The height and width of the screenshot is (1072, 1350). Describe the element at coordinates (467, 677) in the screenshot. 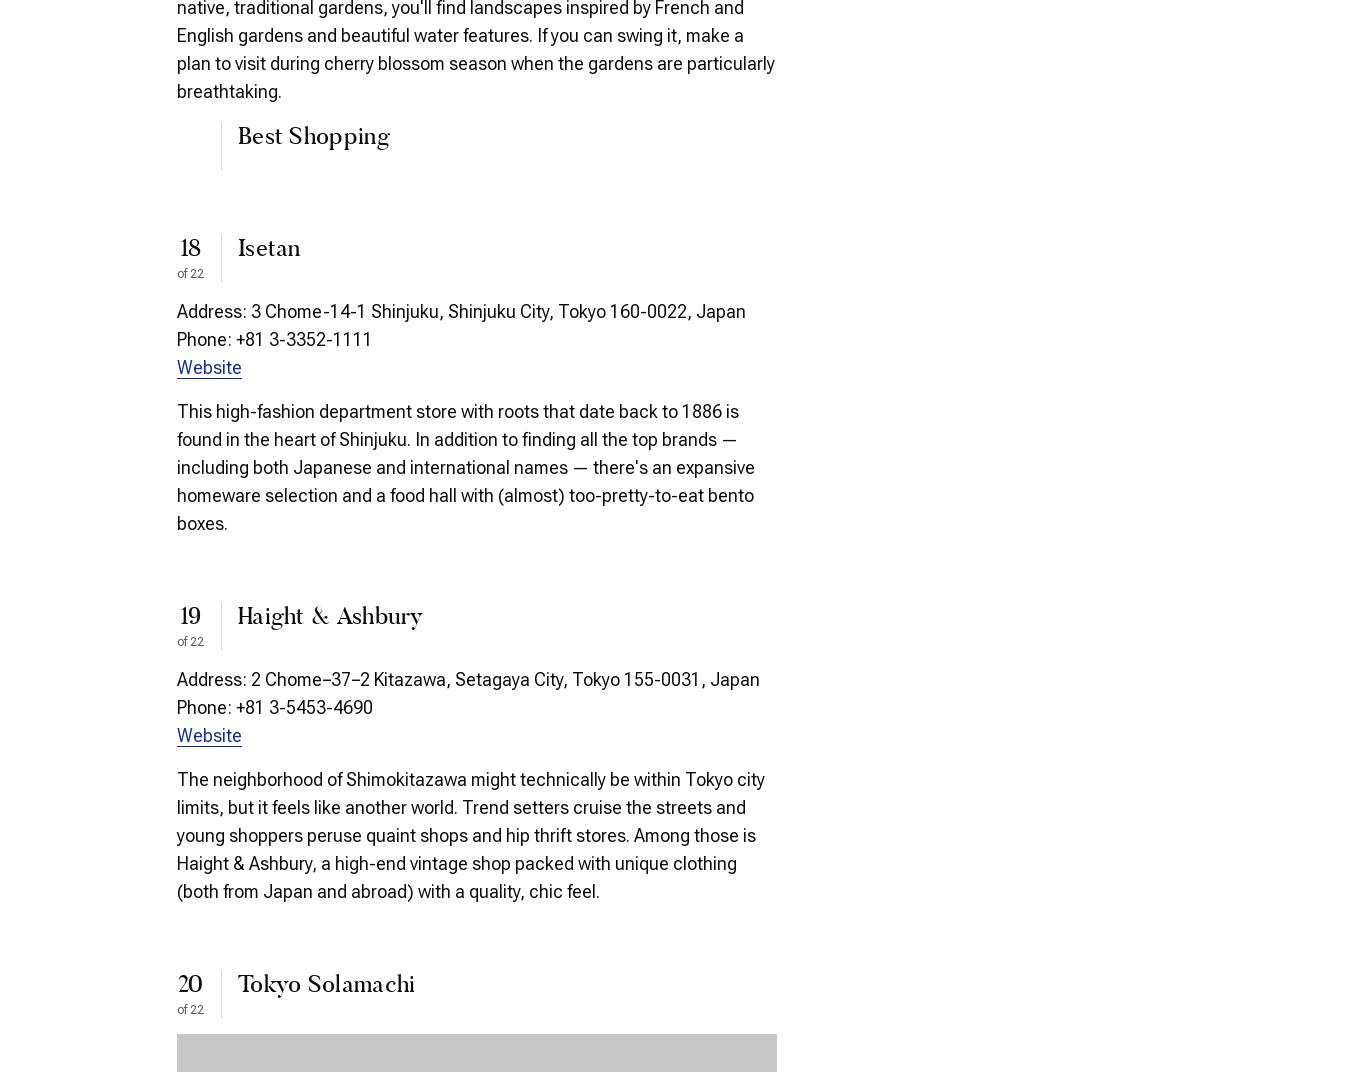

I see `'Address: 2 Chome−37−2 Kitazawa, Setagaya City, Tokyo 155-0031, Japan'` at that location.